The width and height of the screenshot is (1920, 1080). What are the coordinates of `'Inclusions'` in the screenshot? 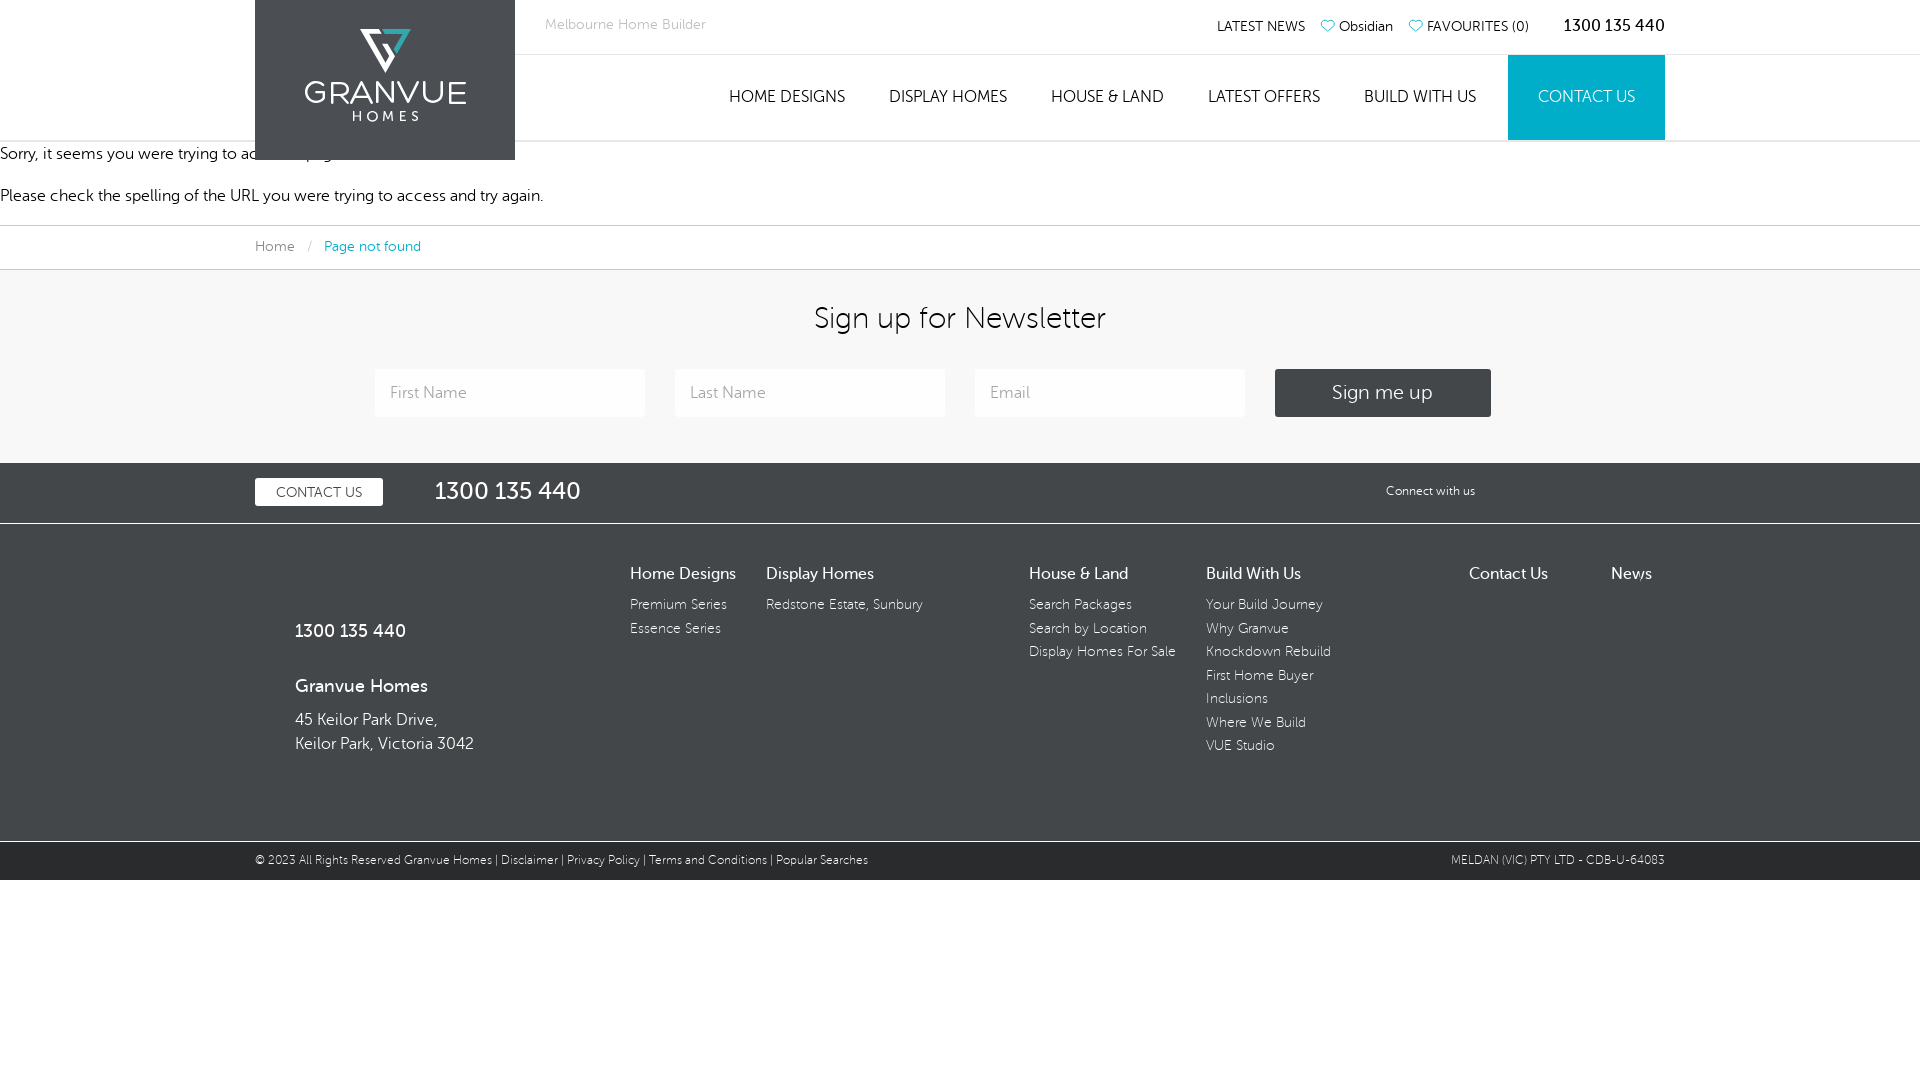 It's located at (1236, 697).